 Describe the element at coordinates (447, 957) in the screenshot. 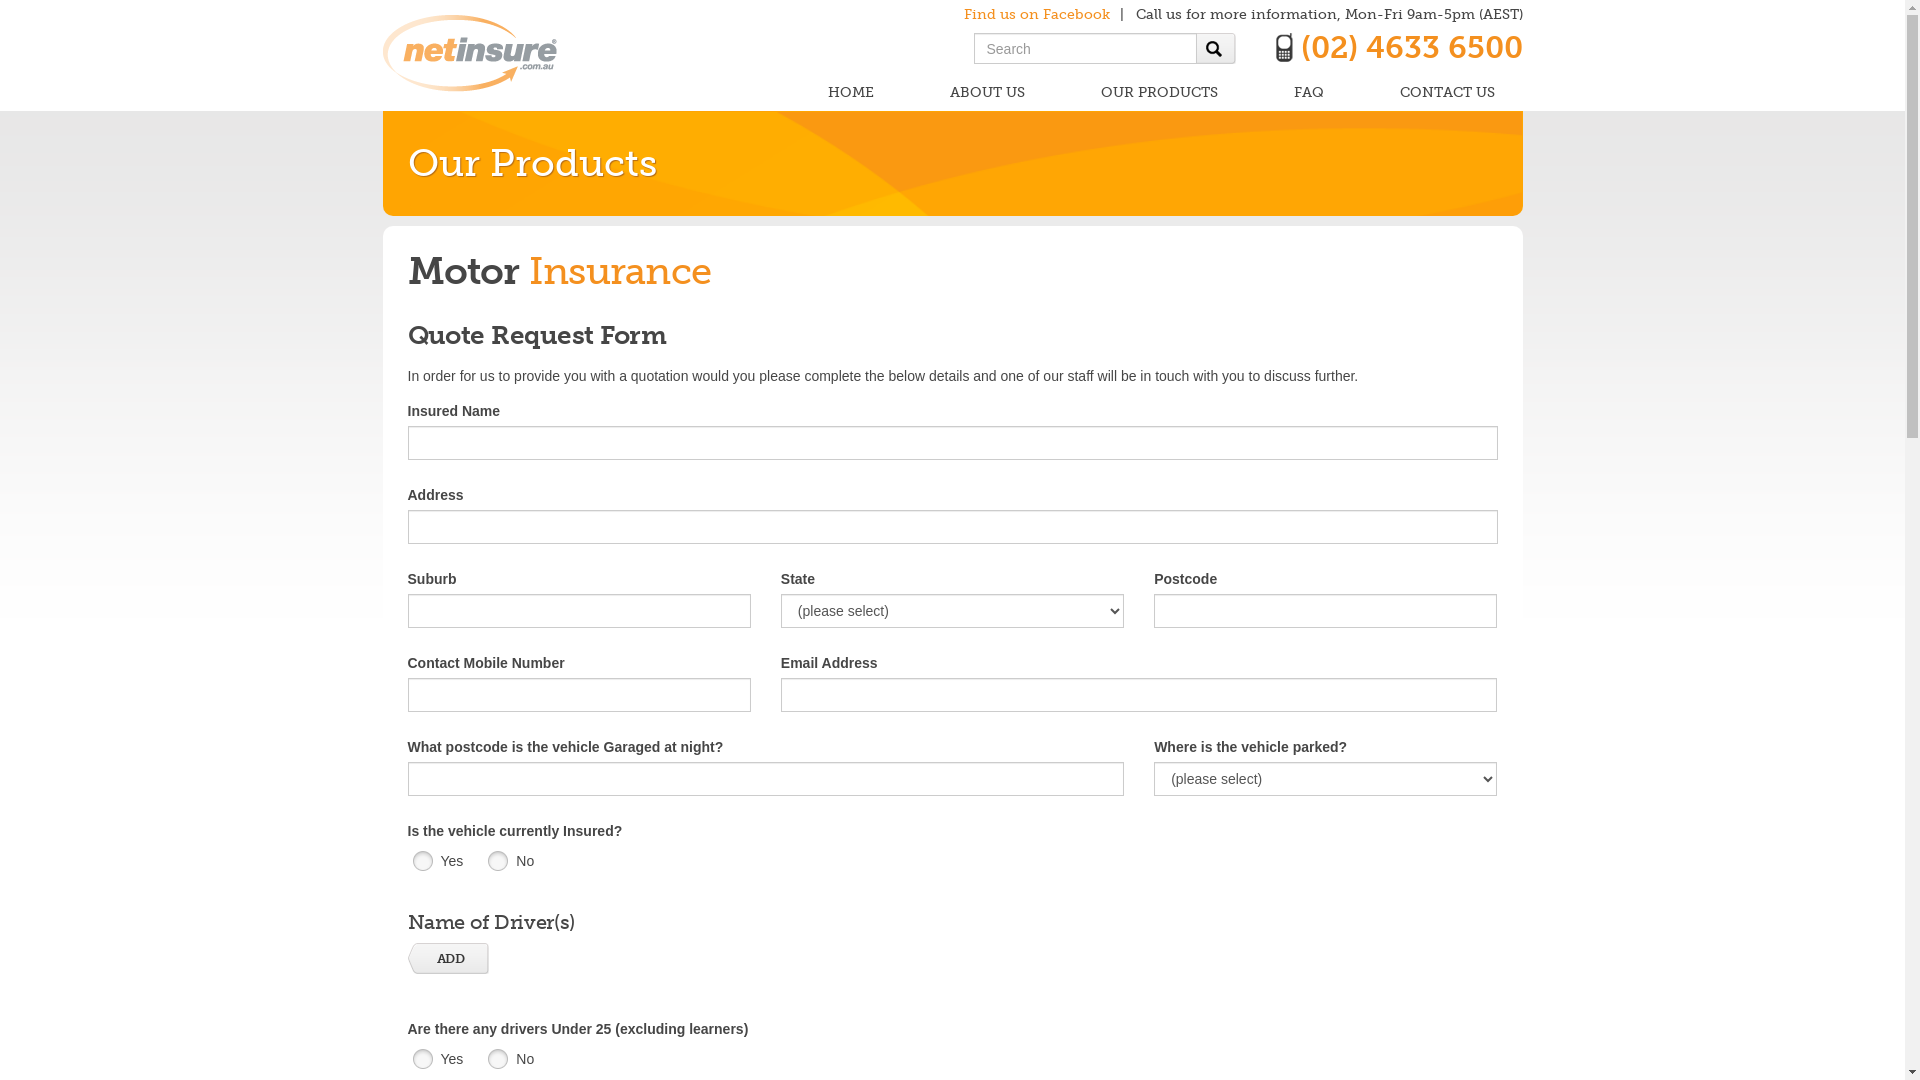

I see `'ADD'` at that location.